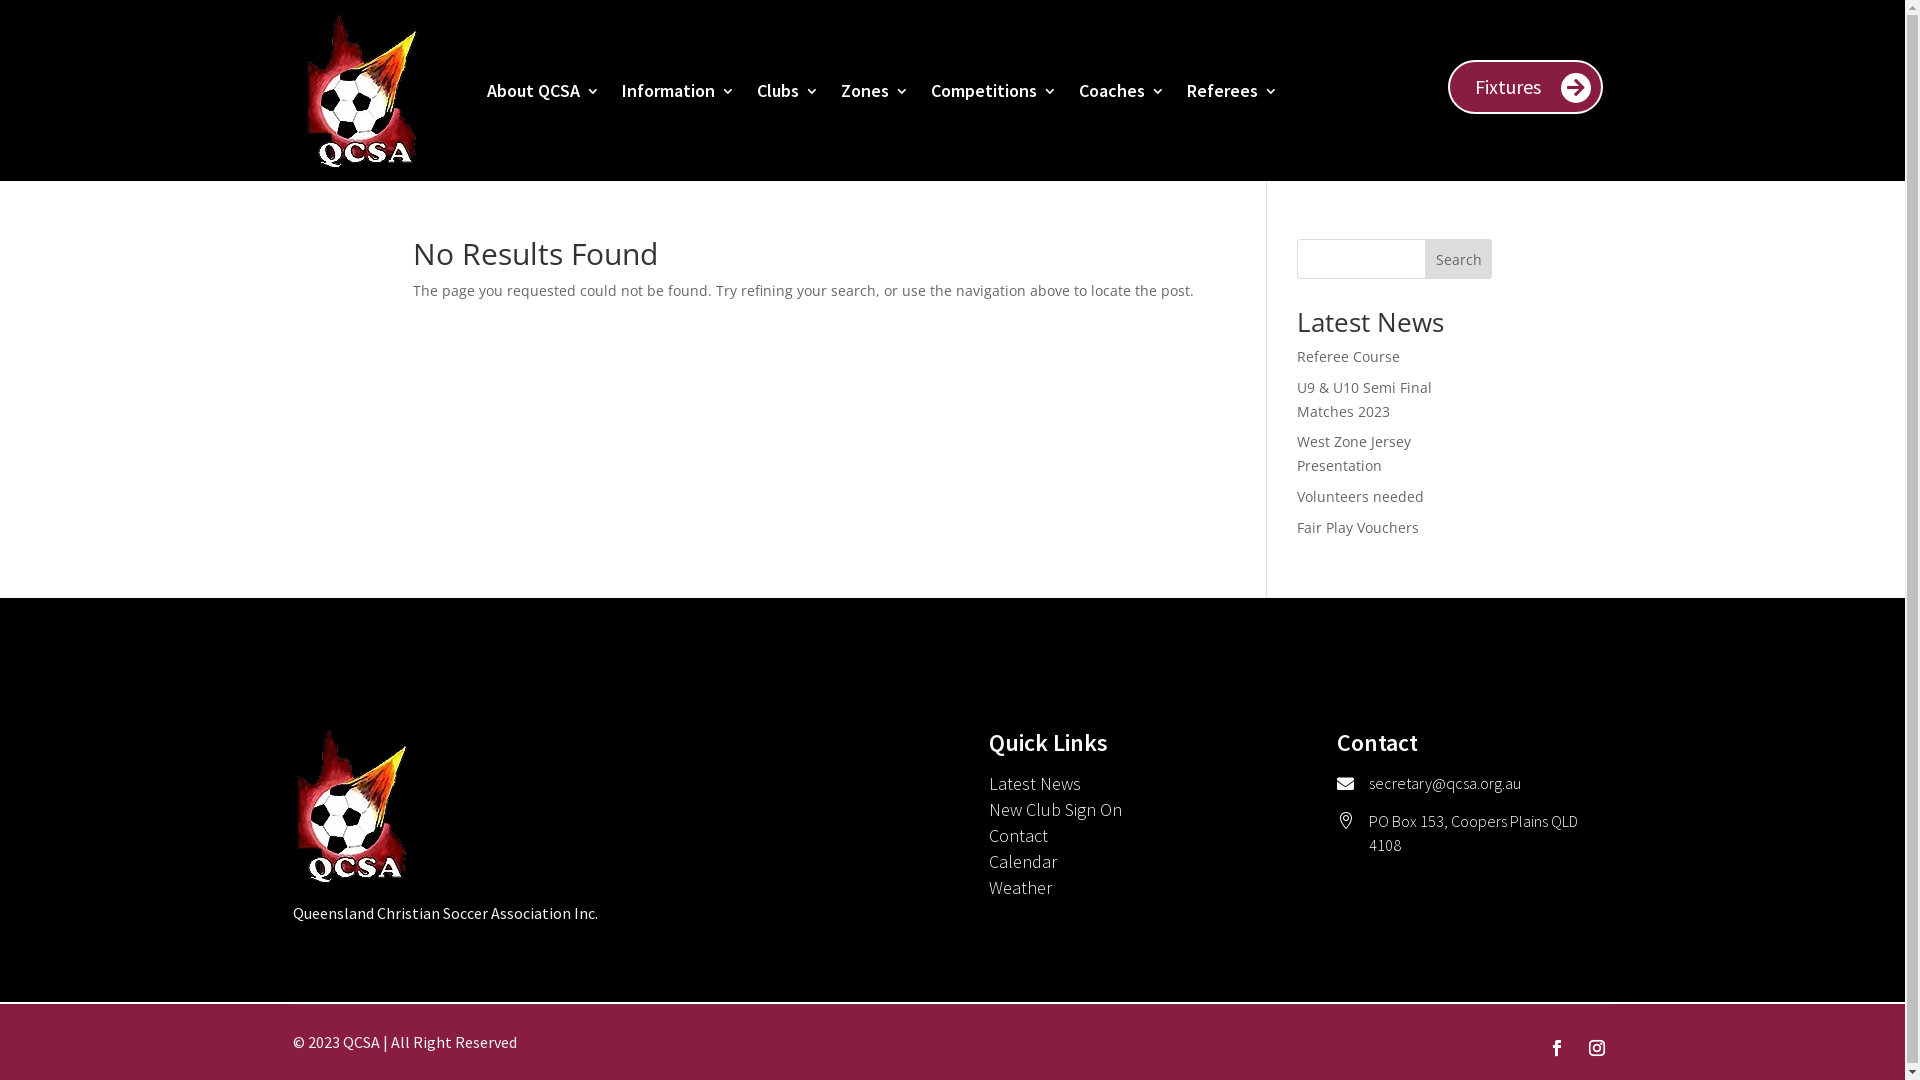 The height and width of the screenshot is (1080, 1920). I want to click on 'Calendar', so click(1022, 860).